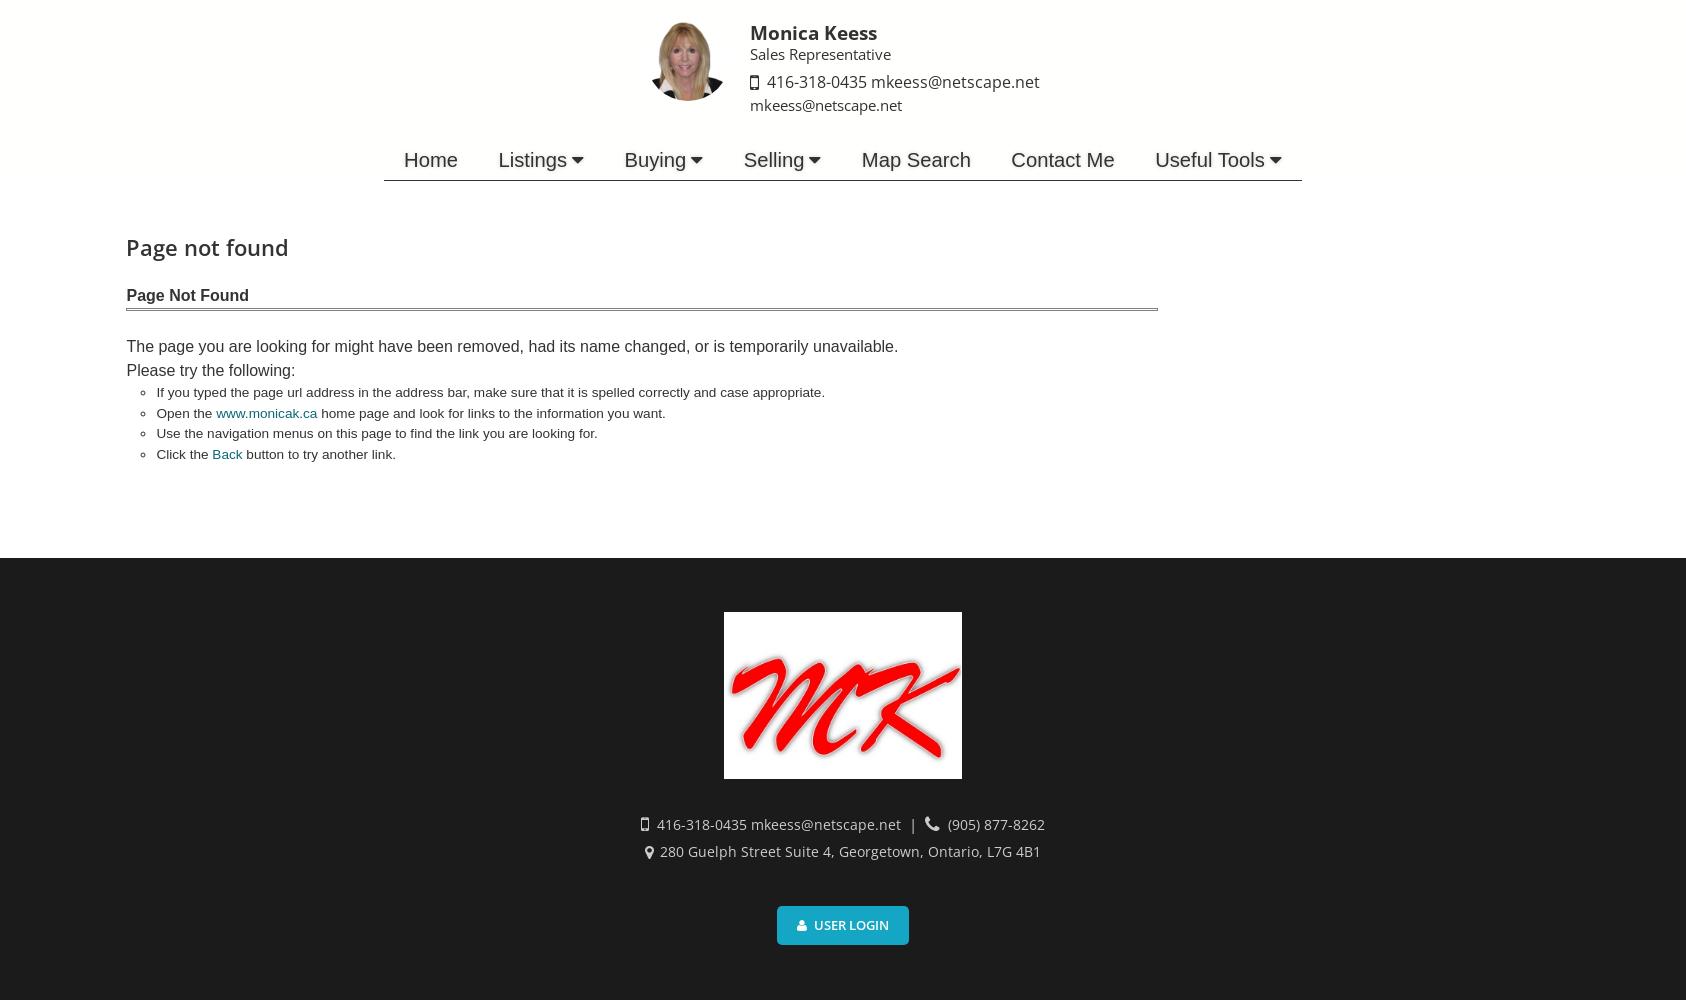 The height and width of the screenshot is (1000, 1686). Describe the element at coordinates (515, 195) in the screenshot. I see `'Residential Search'` at that location.